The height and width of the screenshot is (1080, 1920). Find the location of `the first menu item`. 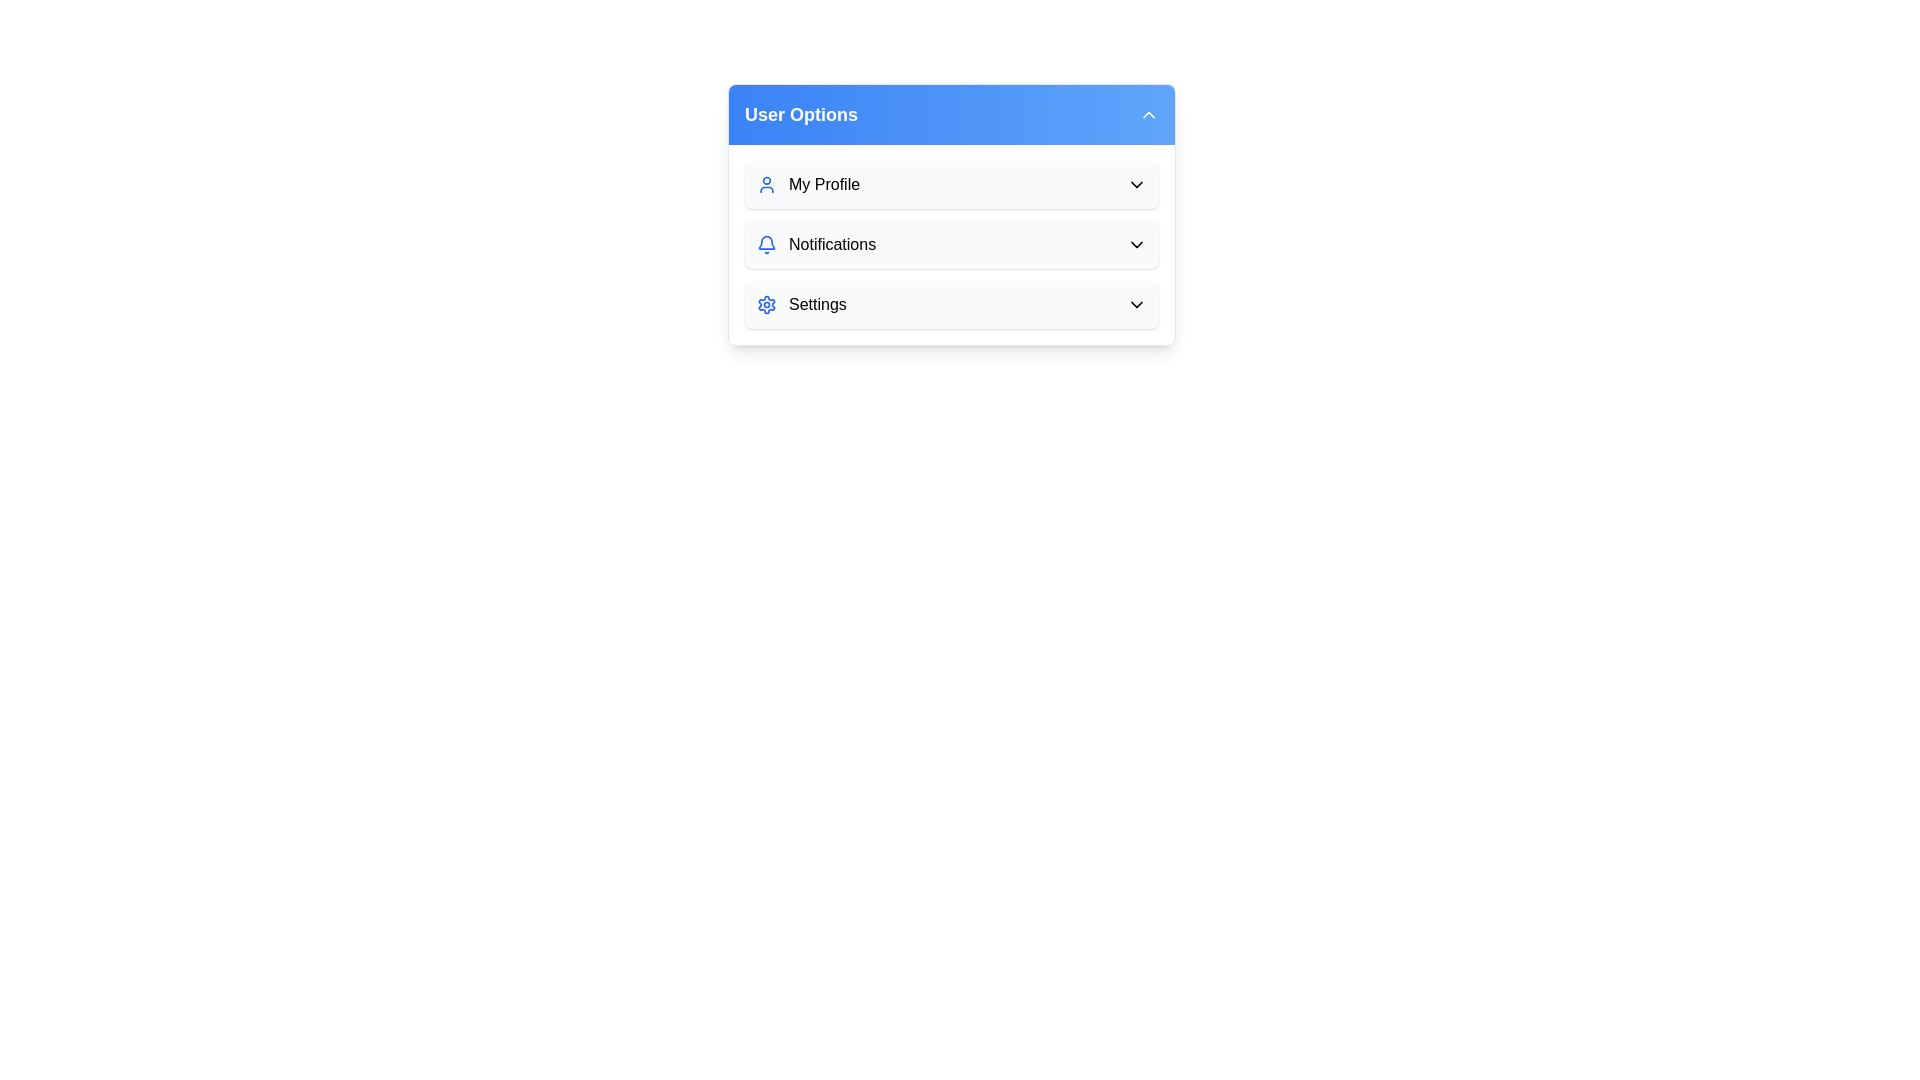

the first menu item is located at coordinates (950, 185).